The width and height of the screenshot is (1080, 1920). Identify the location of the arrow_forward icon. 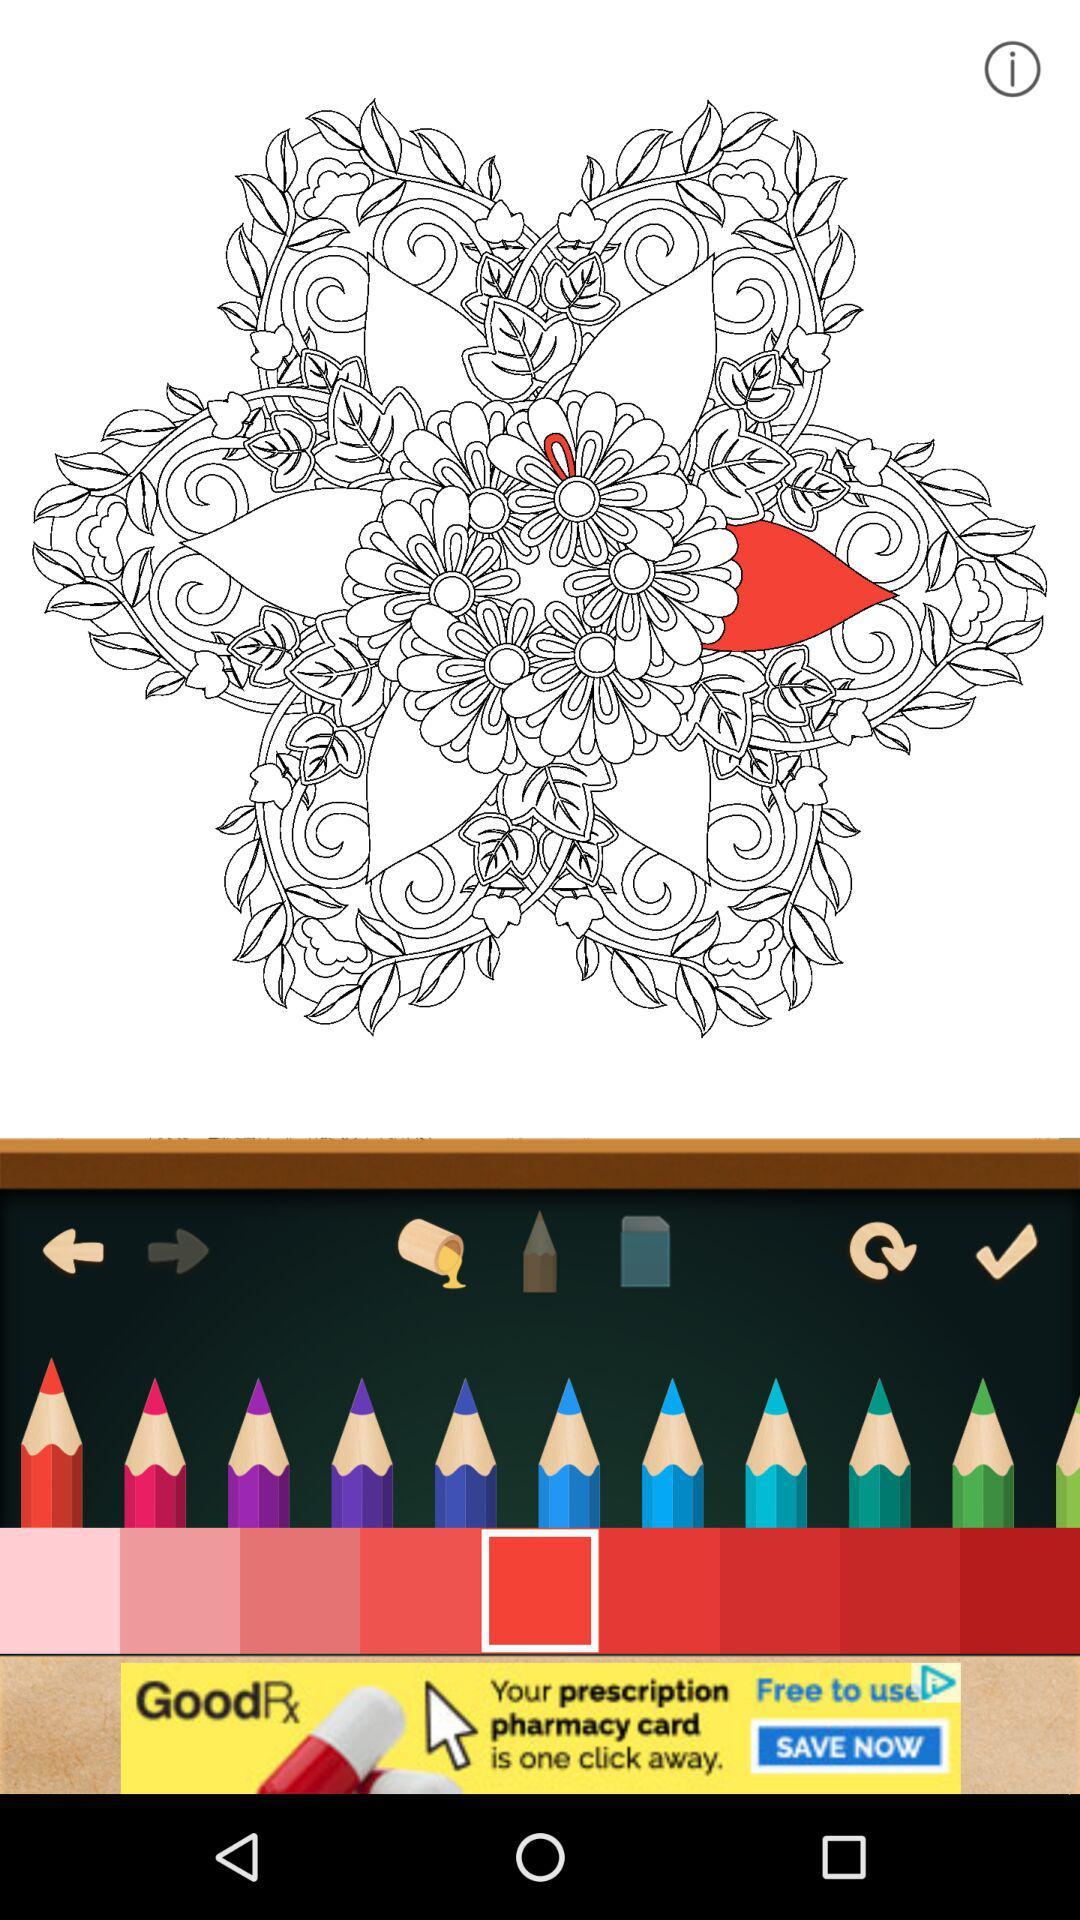
(177, 1250).